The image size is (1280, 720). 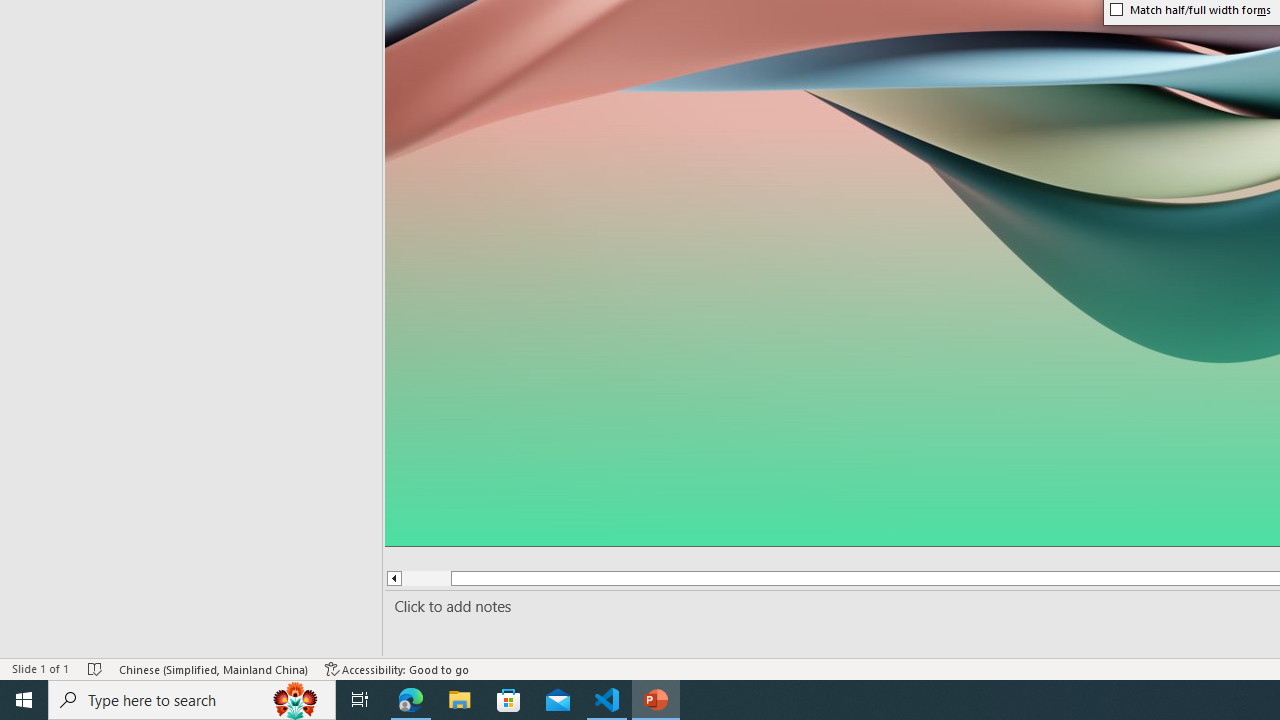 What do you see at coordinates (459, 698) in the screenshot?
I see `'File Explorer'` at bounding box center [459, 698].